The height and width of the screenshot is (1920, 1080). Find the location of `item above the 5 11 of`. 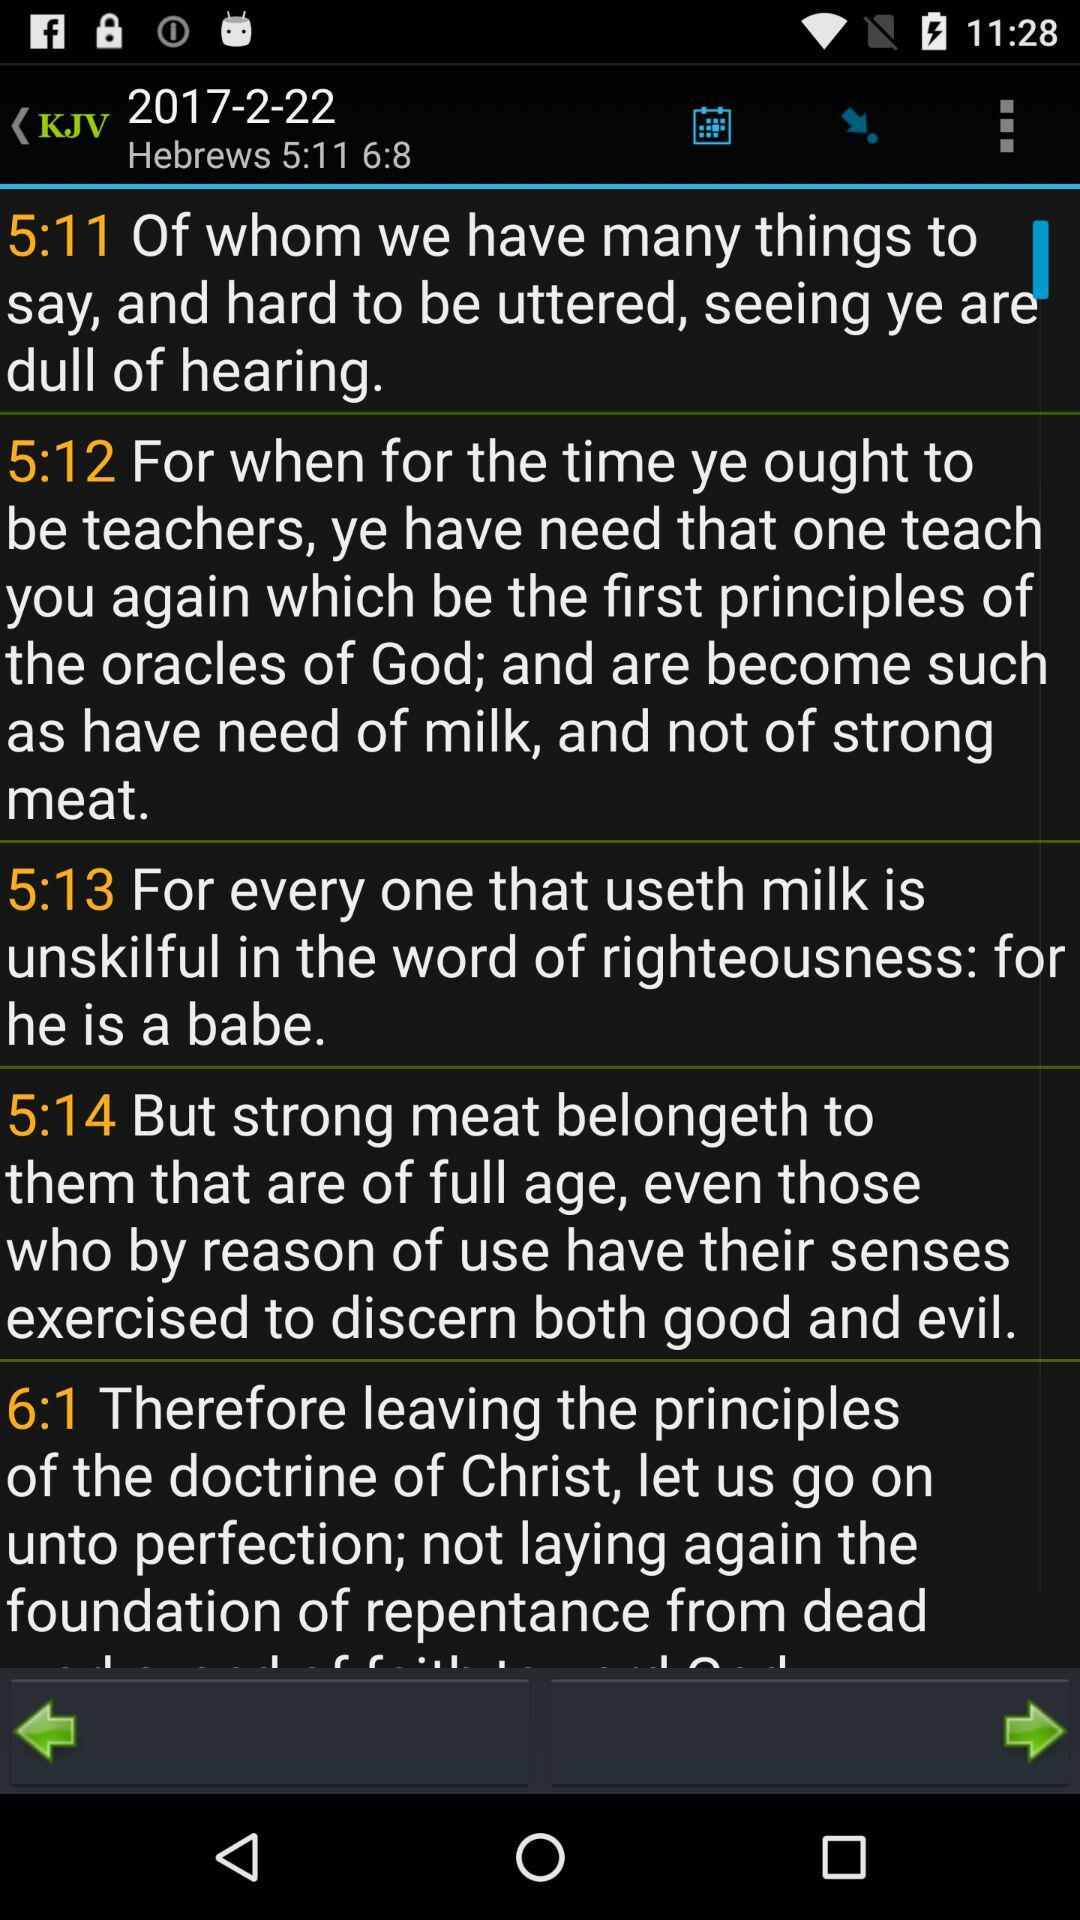

item above the 5 11 of is located at coordinates (858, 124).